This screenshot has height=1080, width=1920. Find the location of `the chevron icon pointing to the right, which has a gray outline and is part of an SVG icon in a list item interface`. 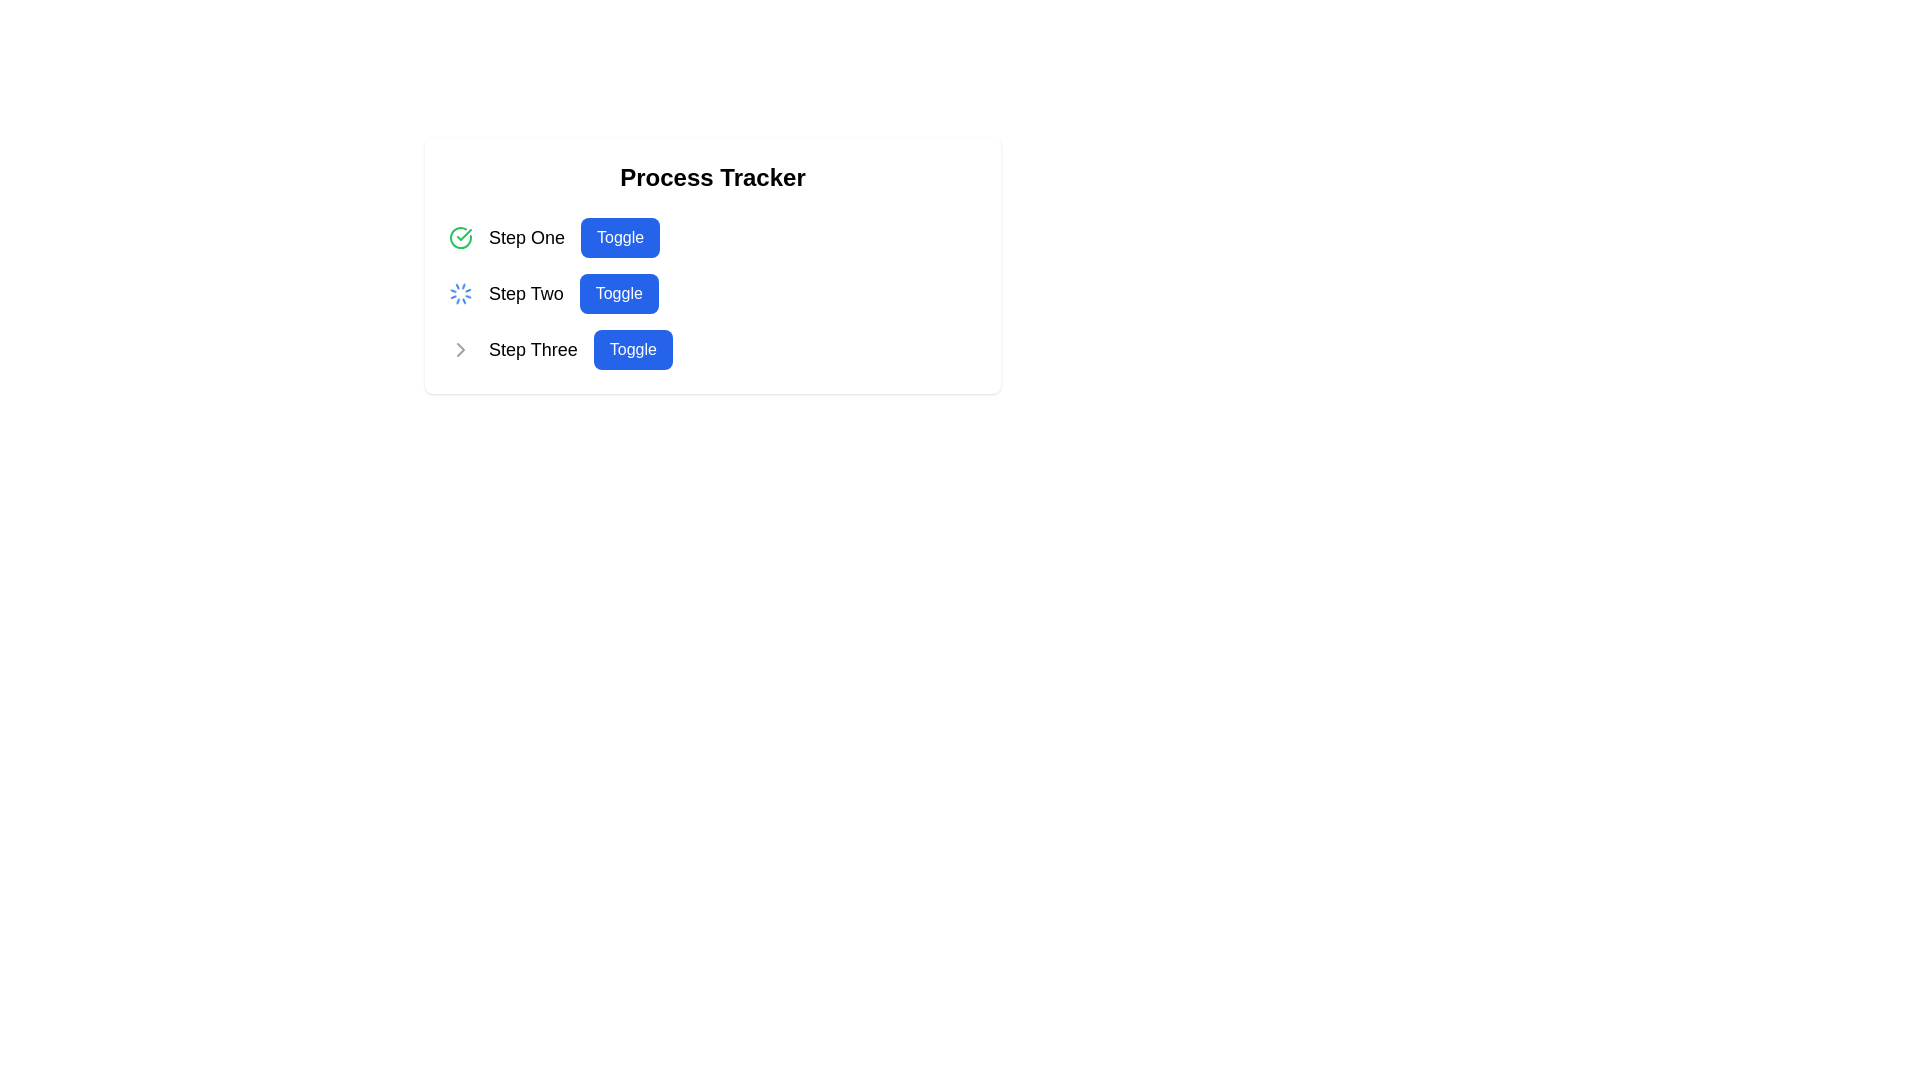

the chevron icon pointing to the right, which has a gray outline and is part of an SVG icon in a list item interface is located at coordinates (459, 349).